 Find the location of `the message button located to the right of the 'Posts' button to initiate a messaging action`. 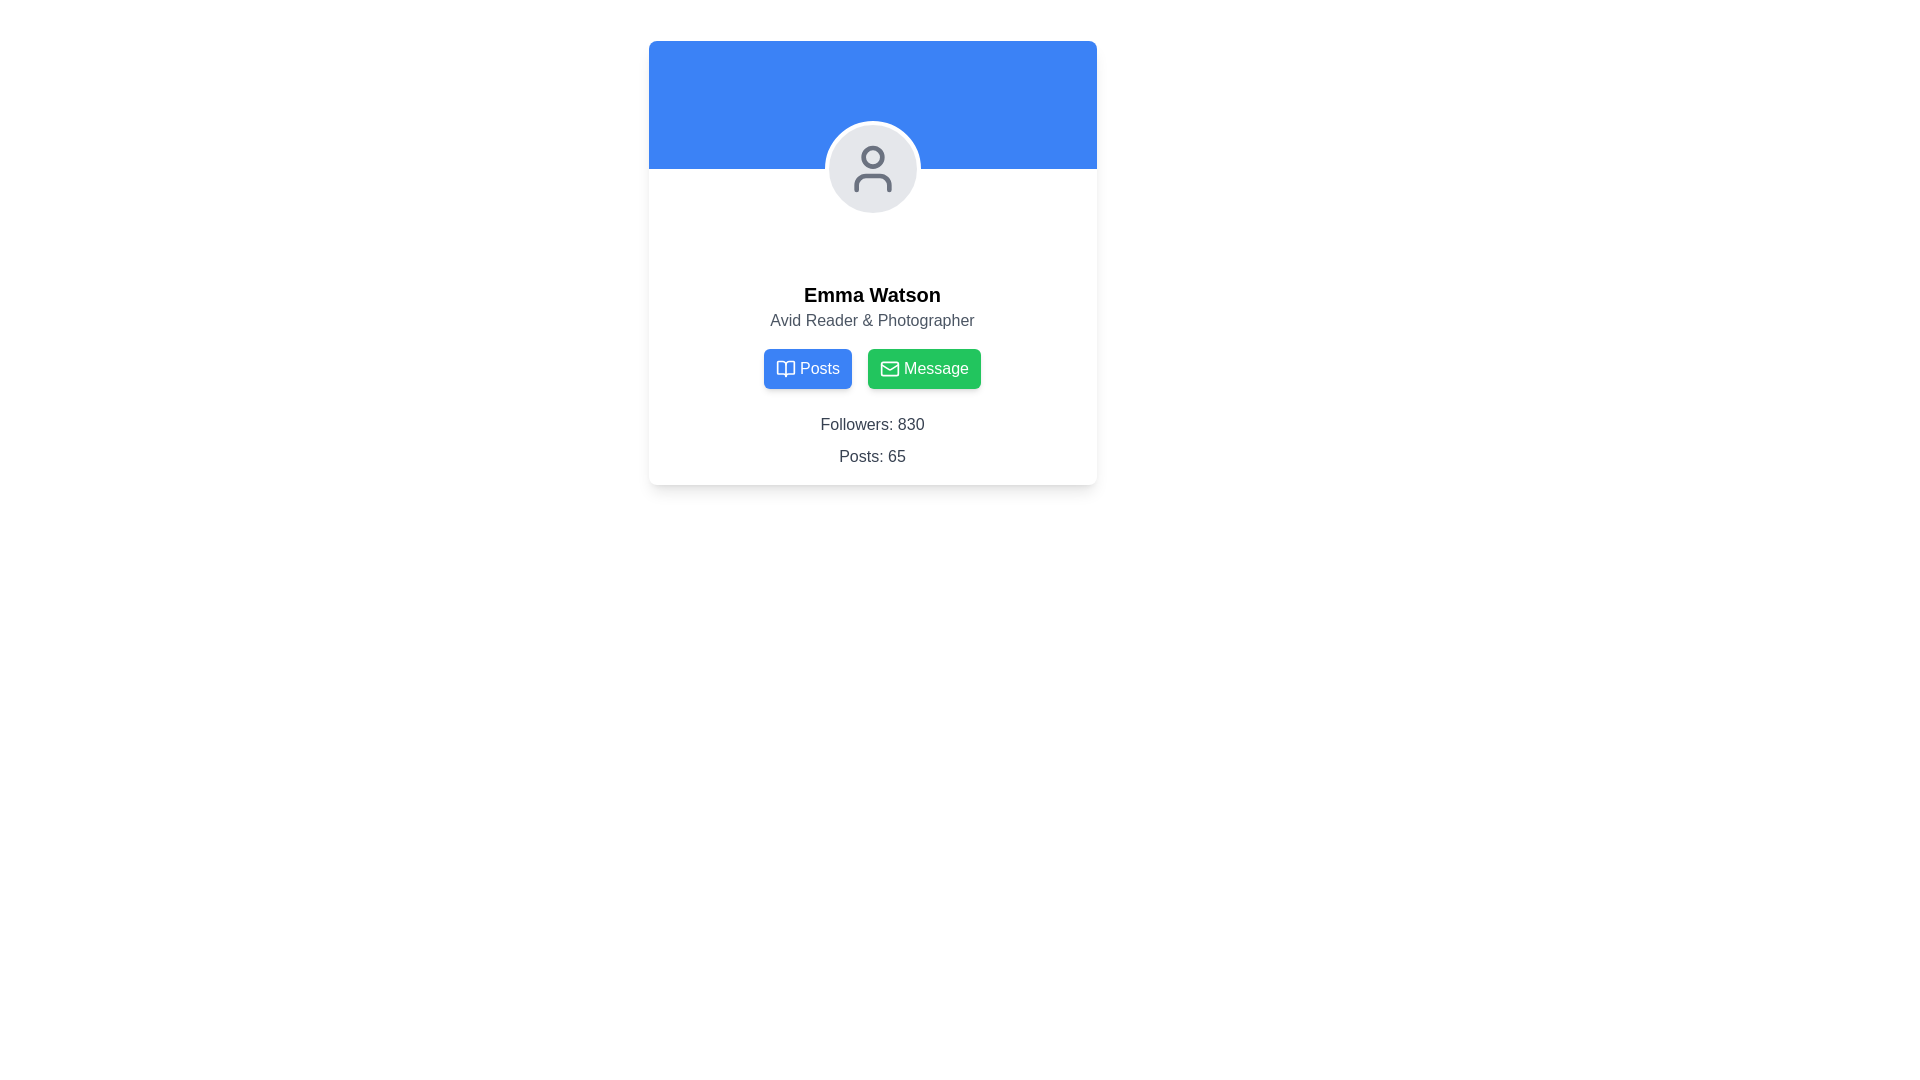

the message button located to the right of the 'Posts' button to initiate a messaging action is located at coordinates (872, 369).